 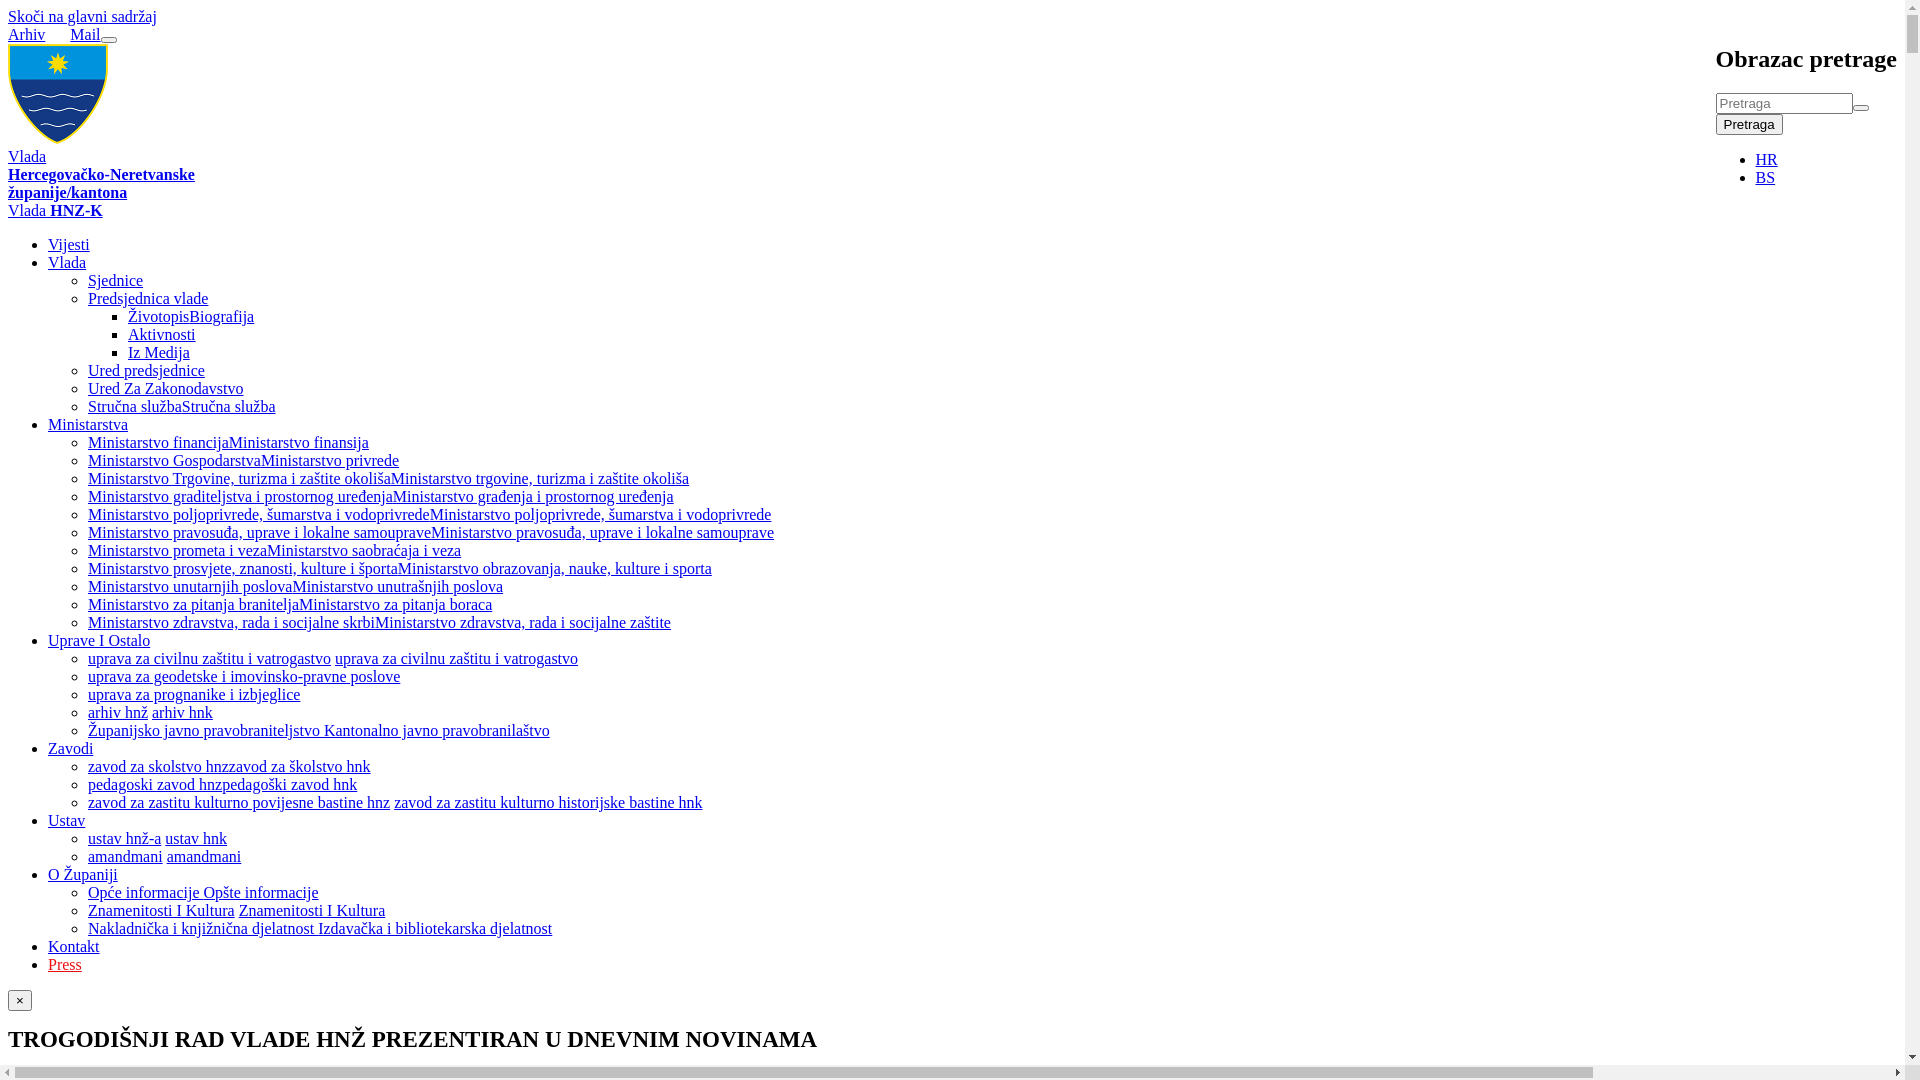 What do you see at coordinates (161, 910) in the screenshot?
I see `'Znamenitosti I Kultura'` at bounding box center [161, 910].